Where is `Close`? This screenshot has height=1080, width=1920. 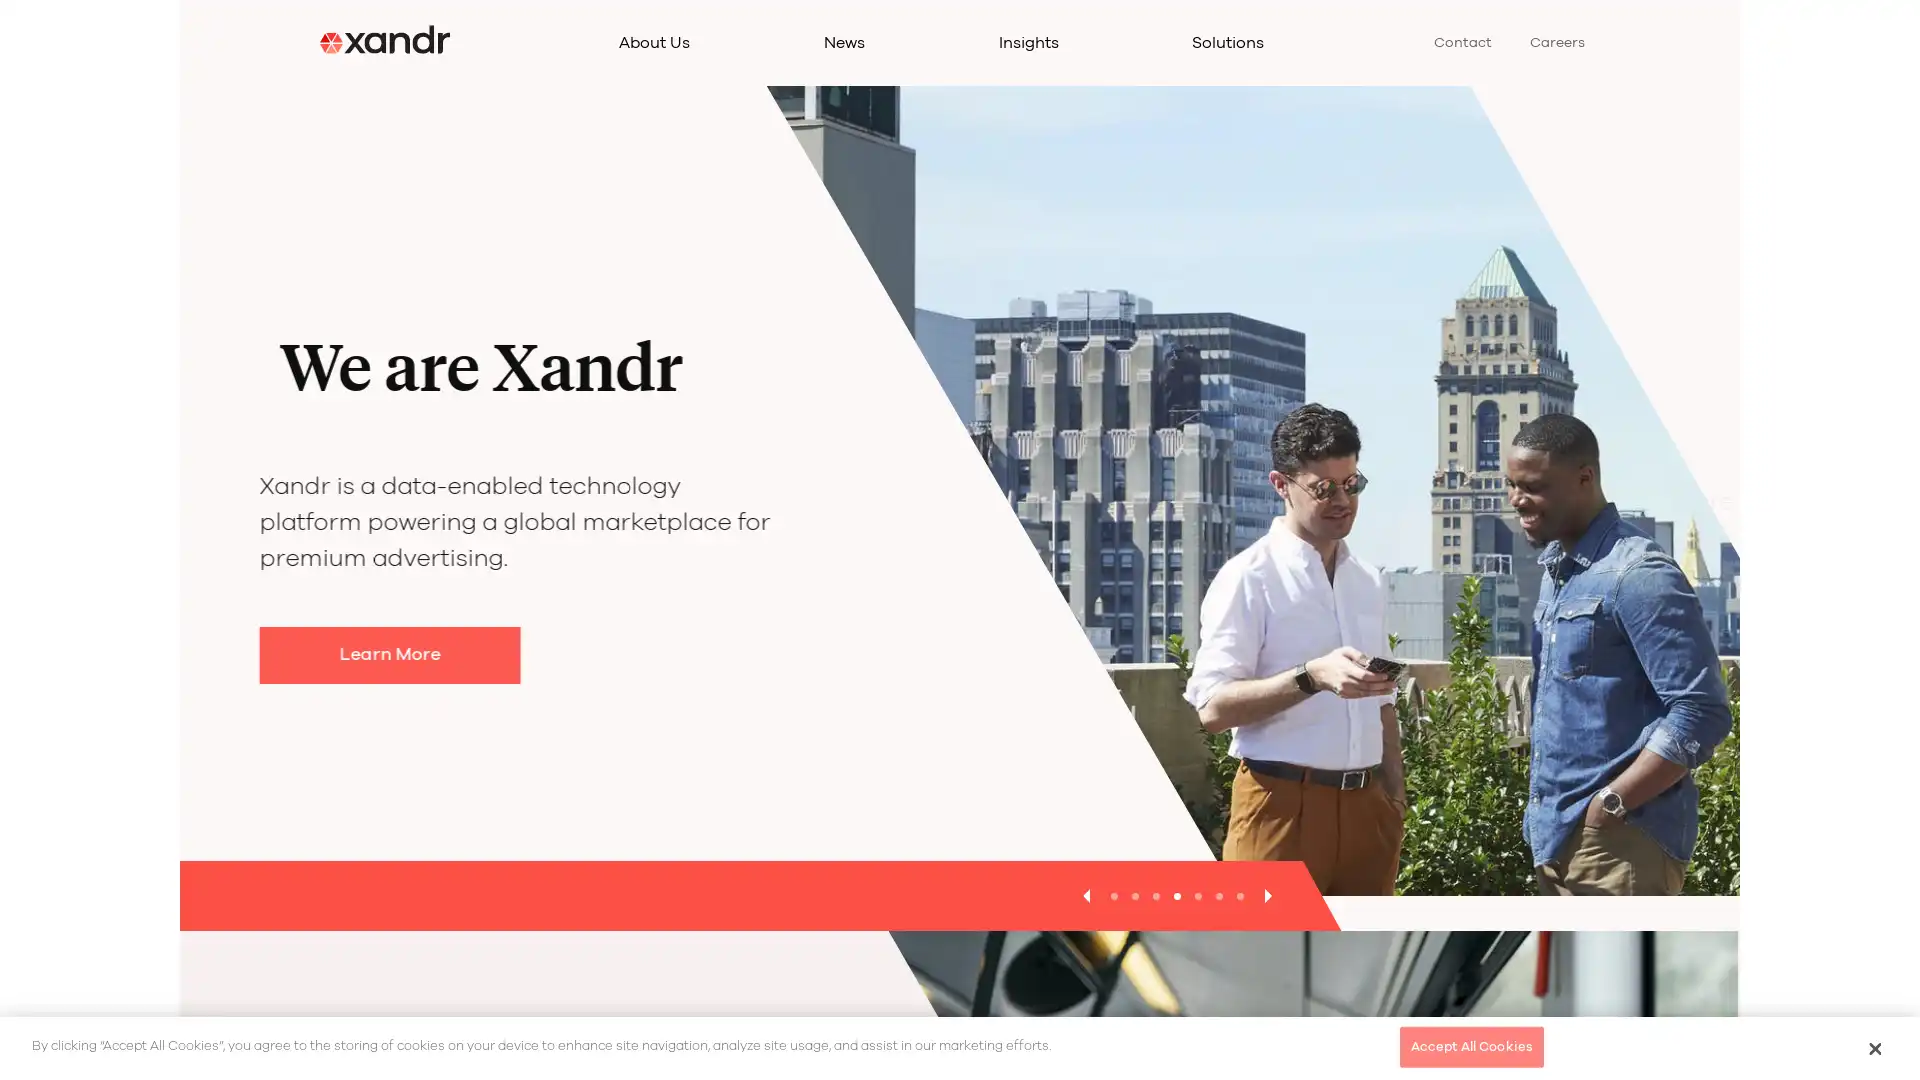 Close is located at coordinates (1873, 1047).